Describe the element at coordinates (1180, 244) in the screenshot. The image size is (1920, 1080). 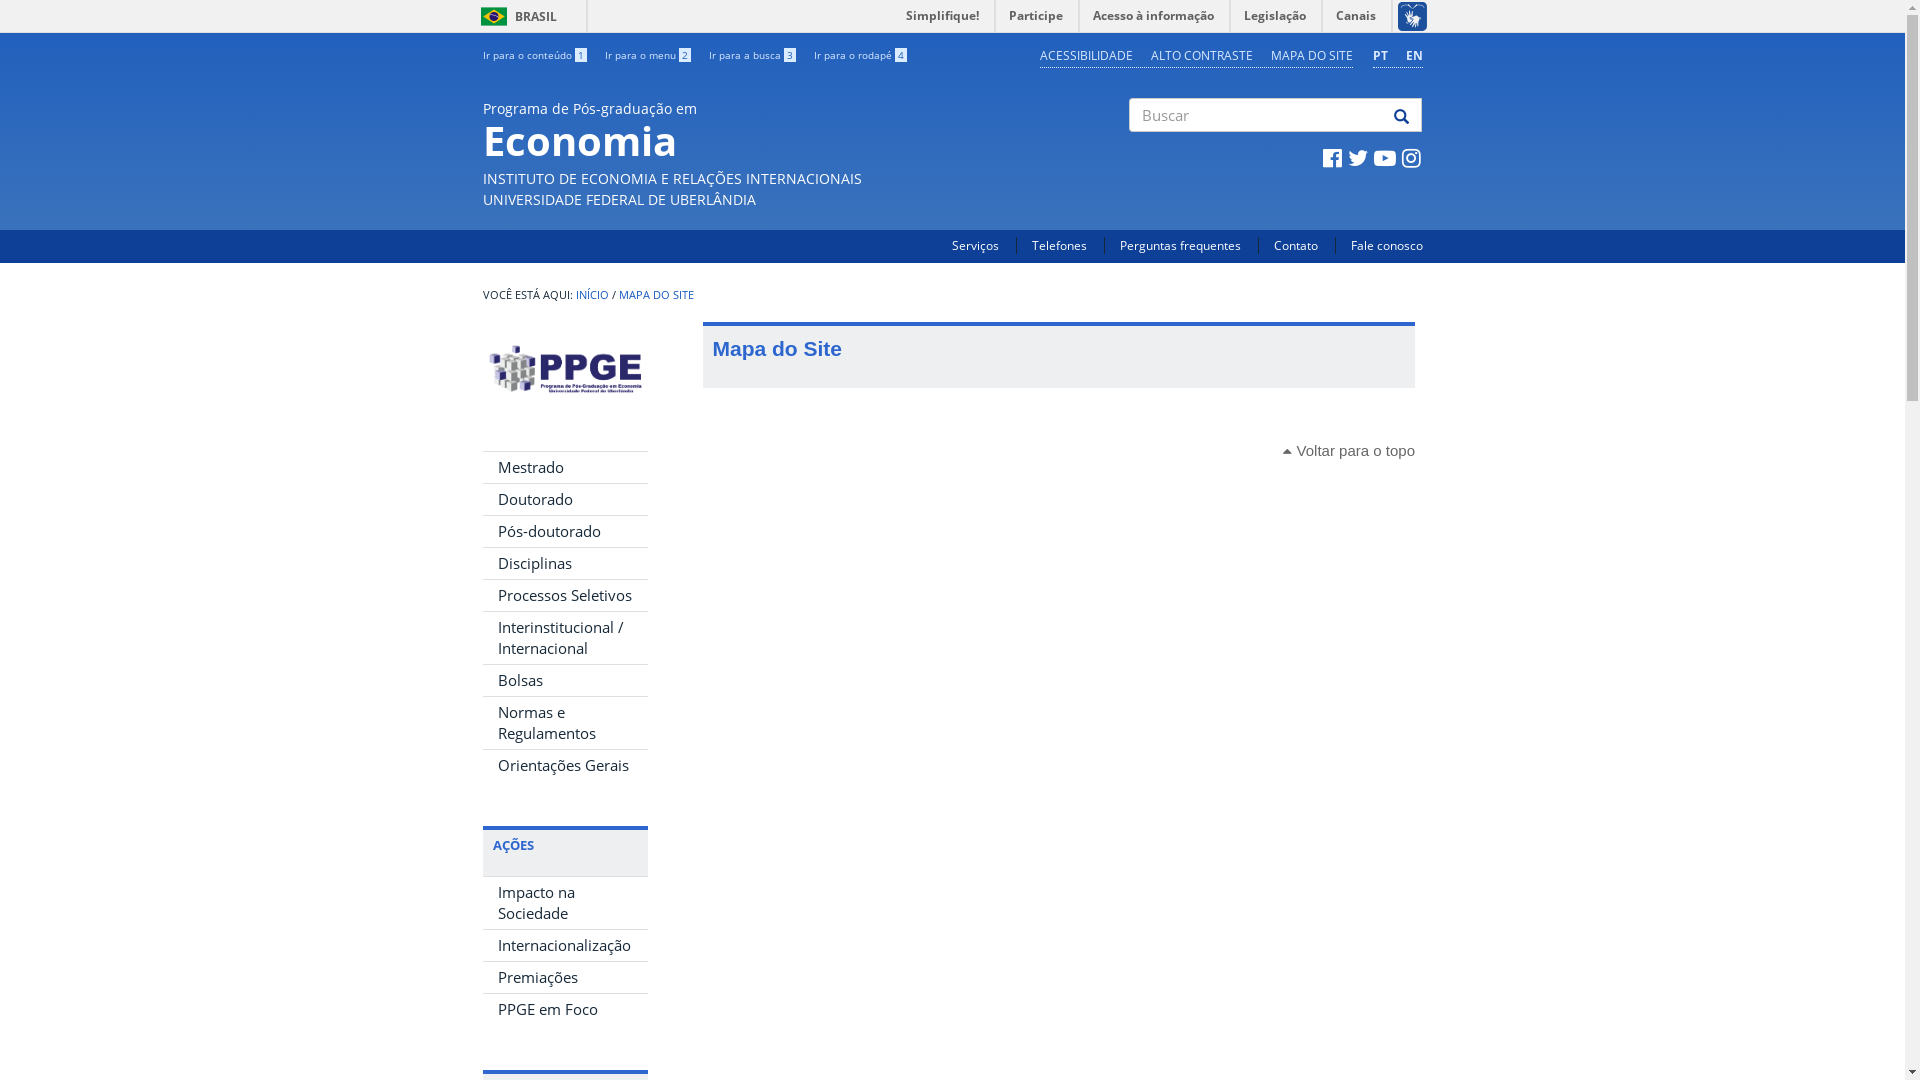
I see `'Perguntas frequentes'` at that location.